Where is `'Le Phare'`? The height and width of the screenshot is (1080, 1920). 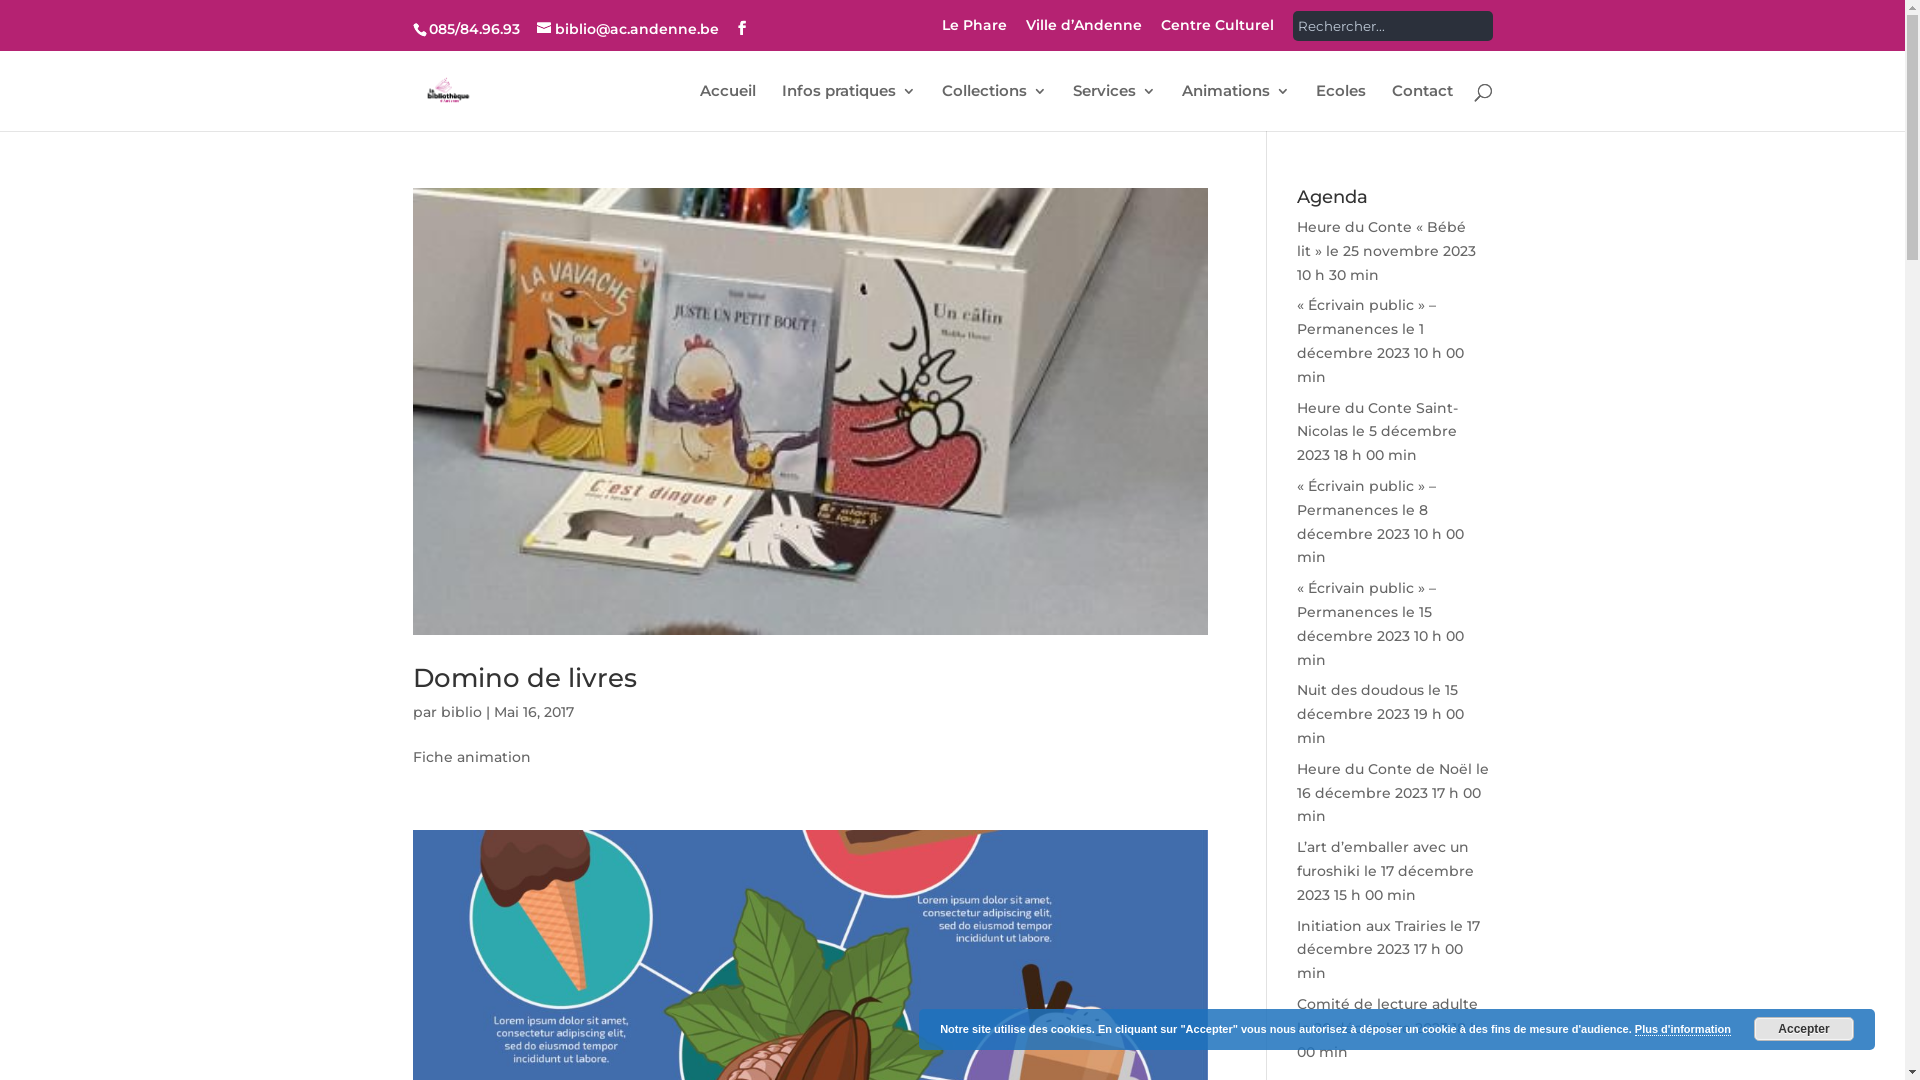
'Le Phare' is located at coordinates (974, 30).